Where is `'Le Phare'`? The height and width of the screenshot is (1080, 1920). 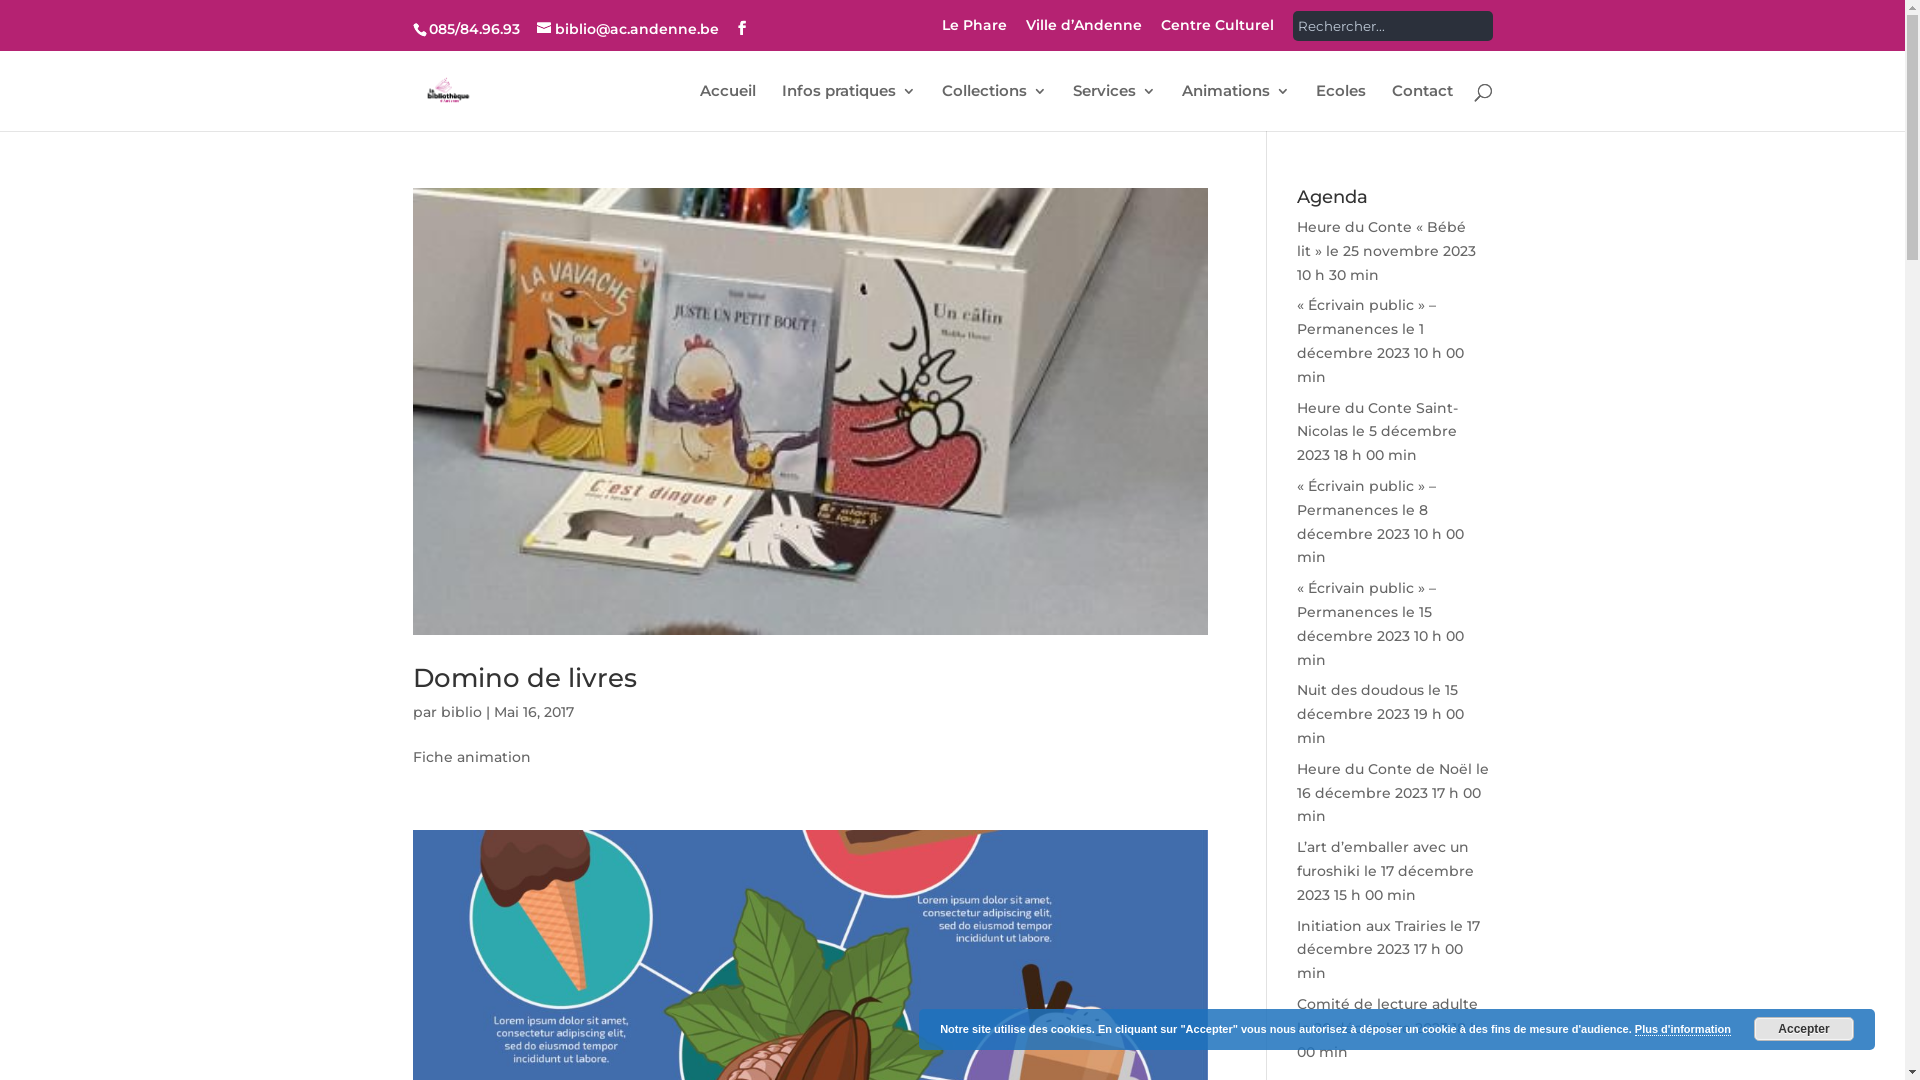
'Le Phare' is located at coordinates (974, 30).